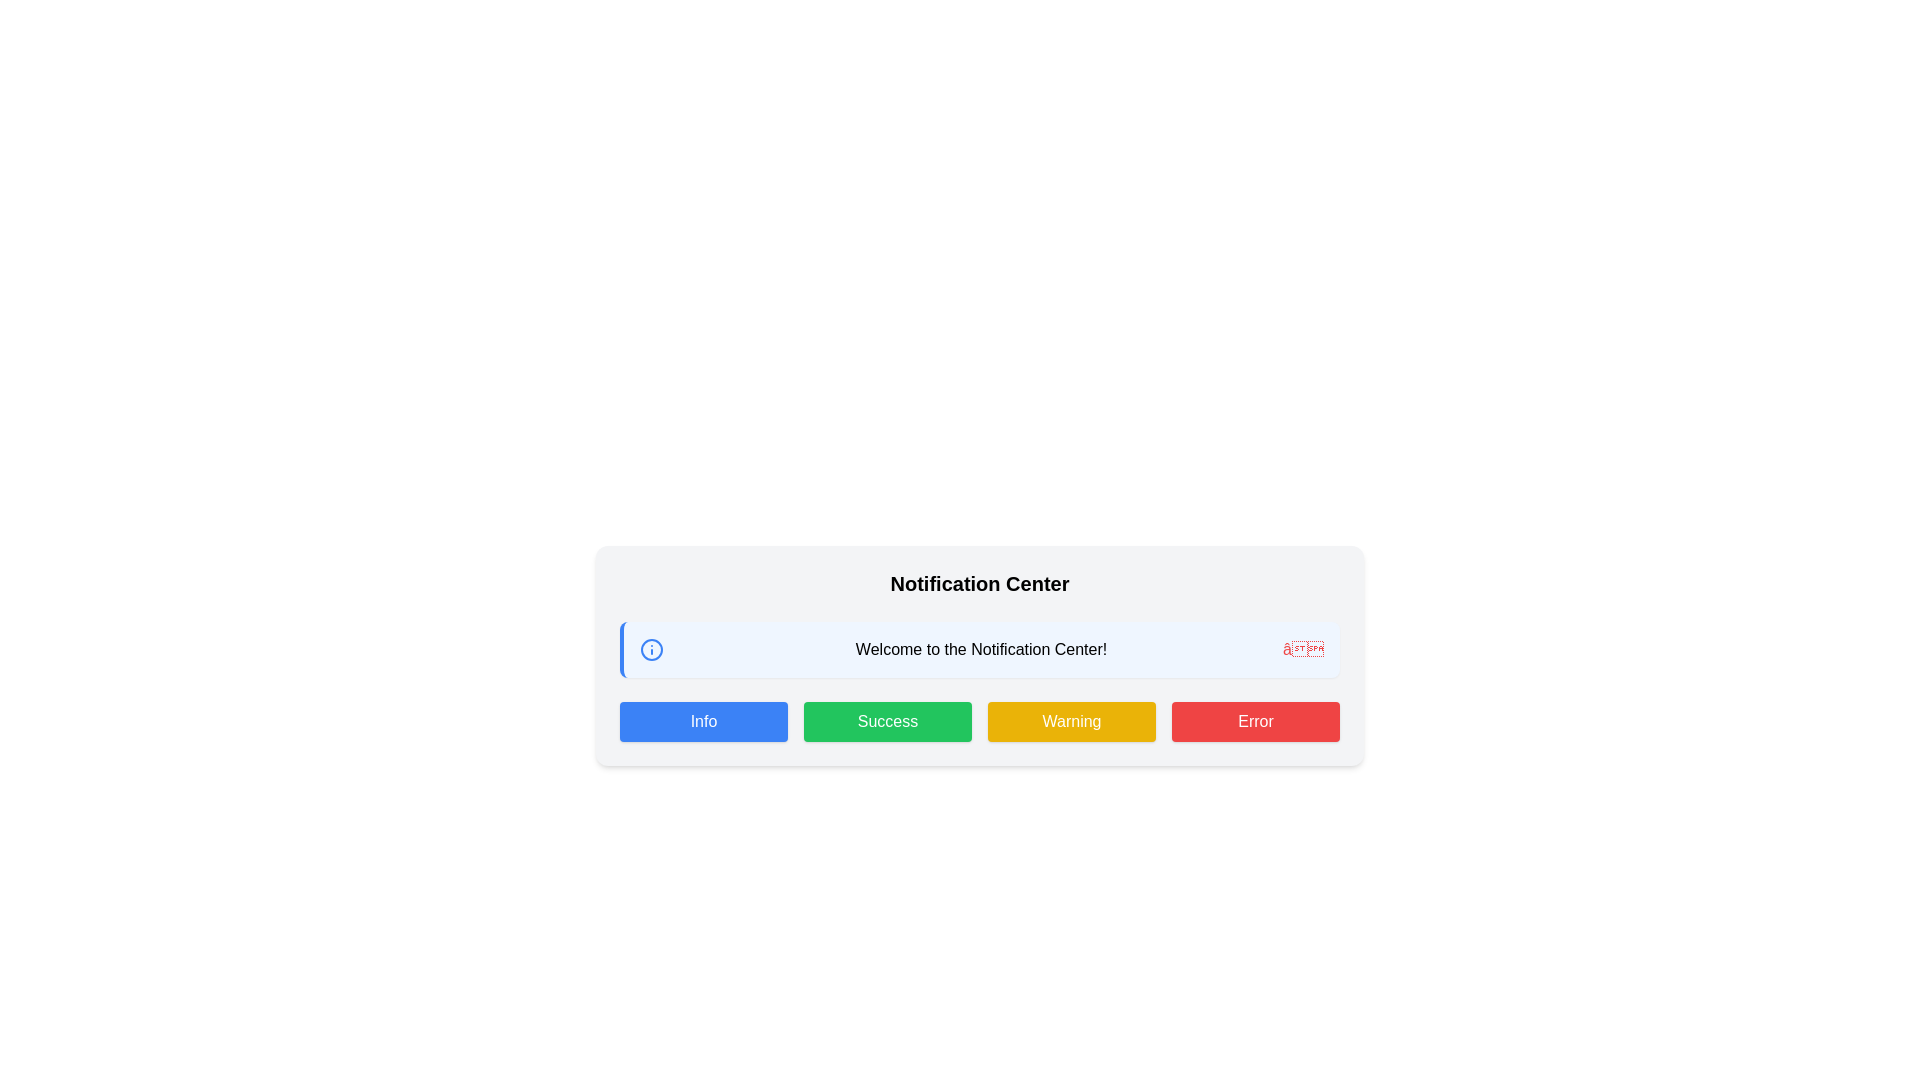 The image size is (1920, 1080). Describe the element at coordinates (981, 650) in the screenshot. I see `the static text element that reads 'Welcome to the Notification Center!' which is centrally positioned within the notification box` at that location.